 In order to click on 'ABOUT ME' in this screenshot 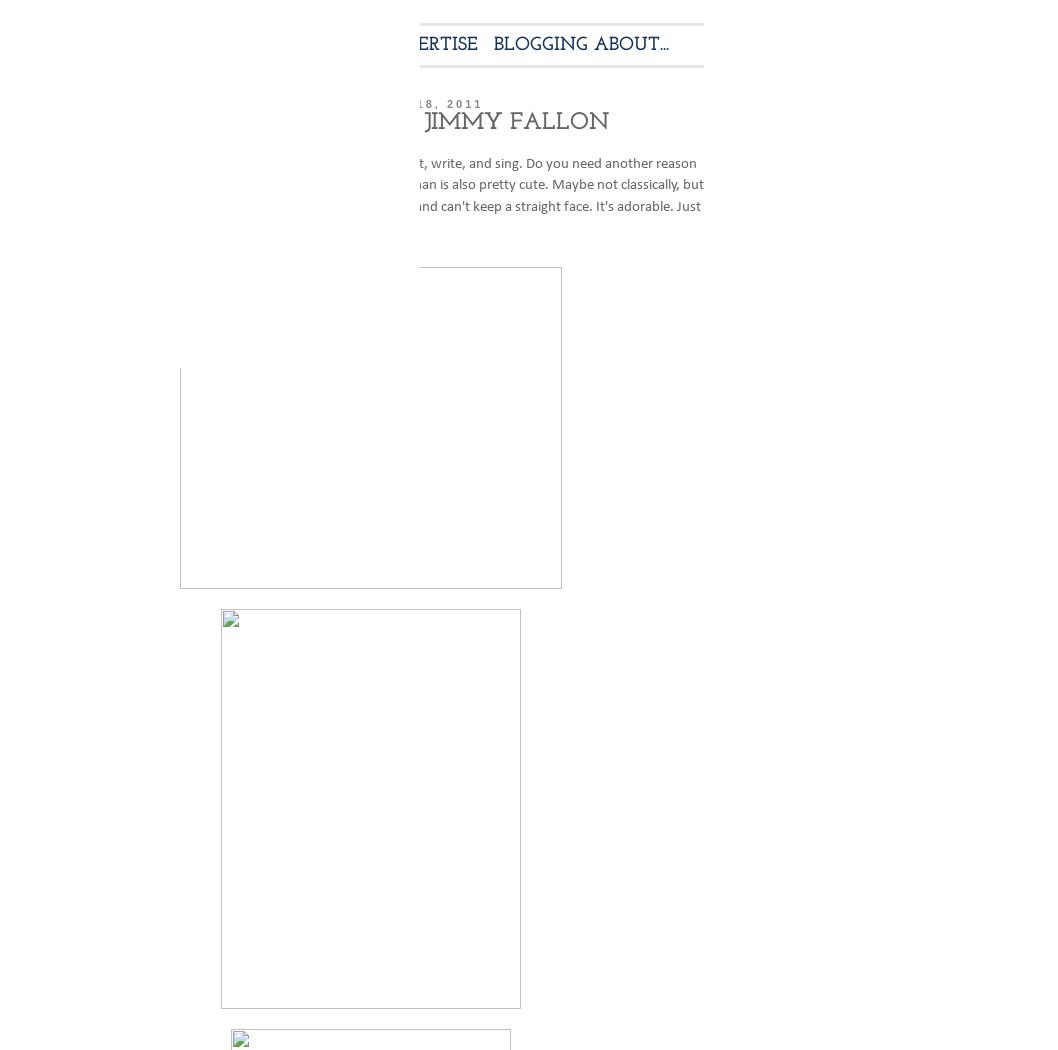, I will do `click(199, 44)`.